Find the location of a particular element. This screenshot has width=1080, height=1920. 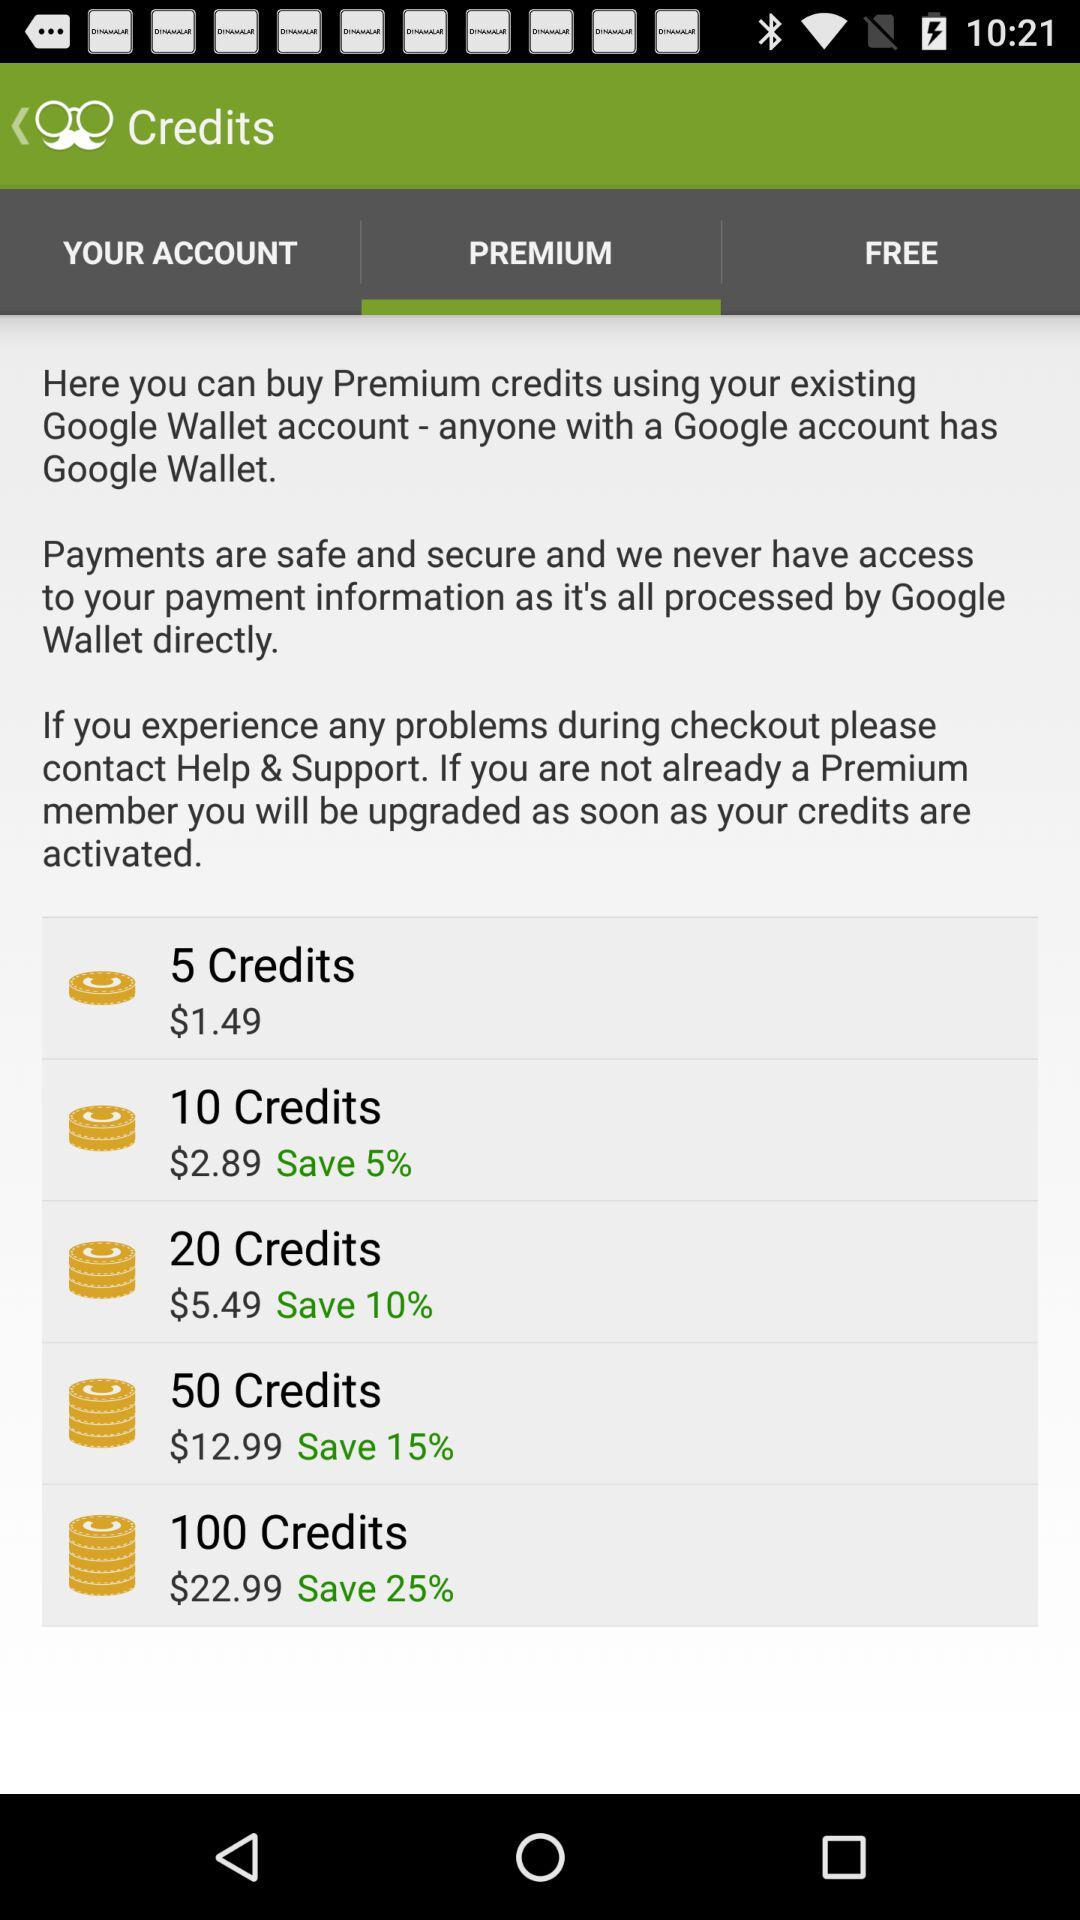

the app next to the $22.99 icon is located at coordinates (375, 1586).